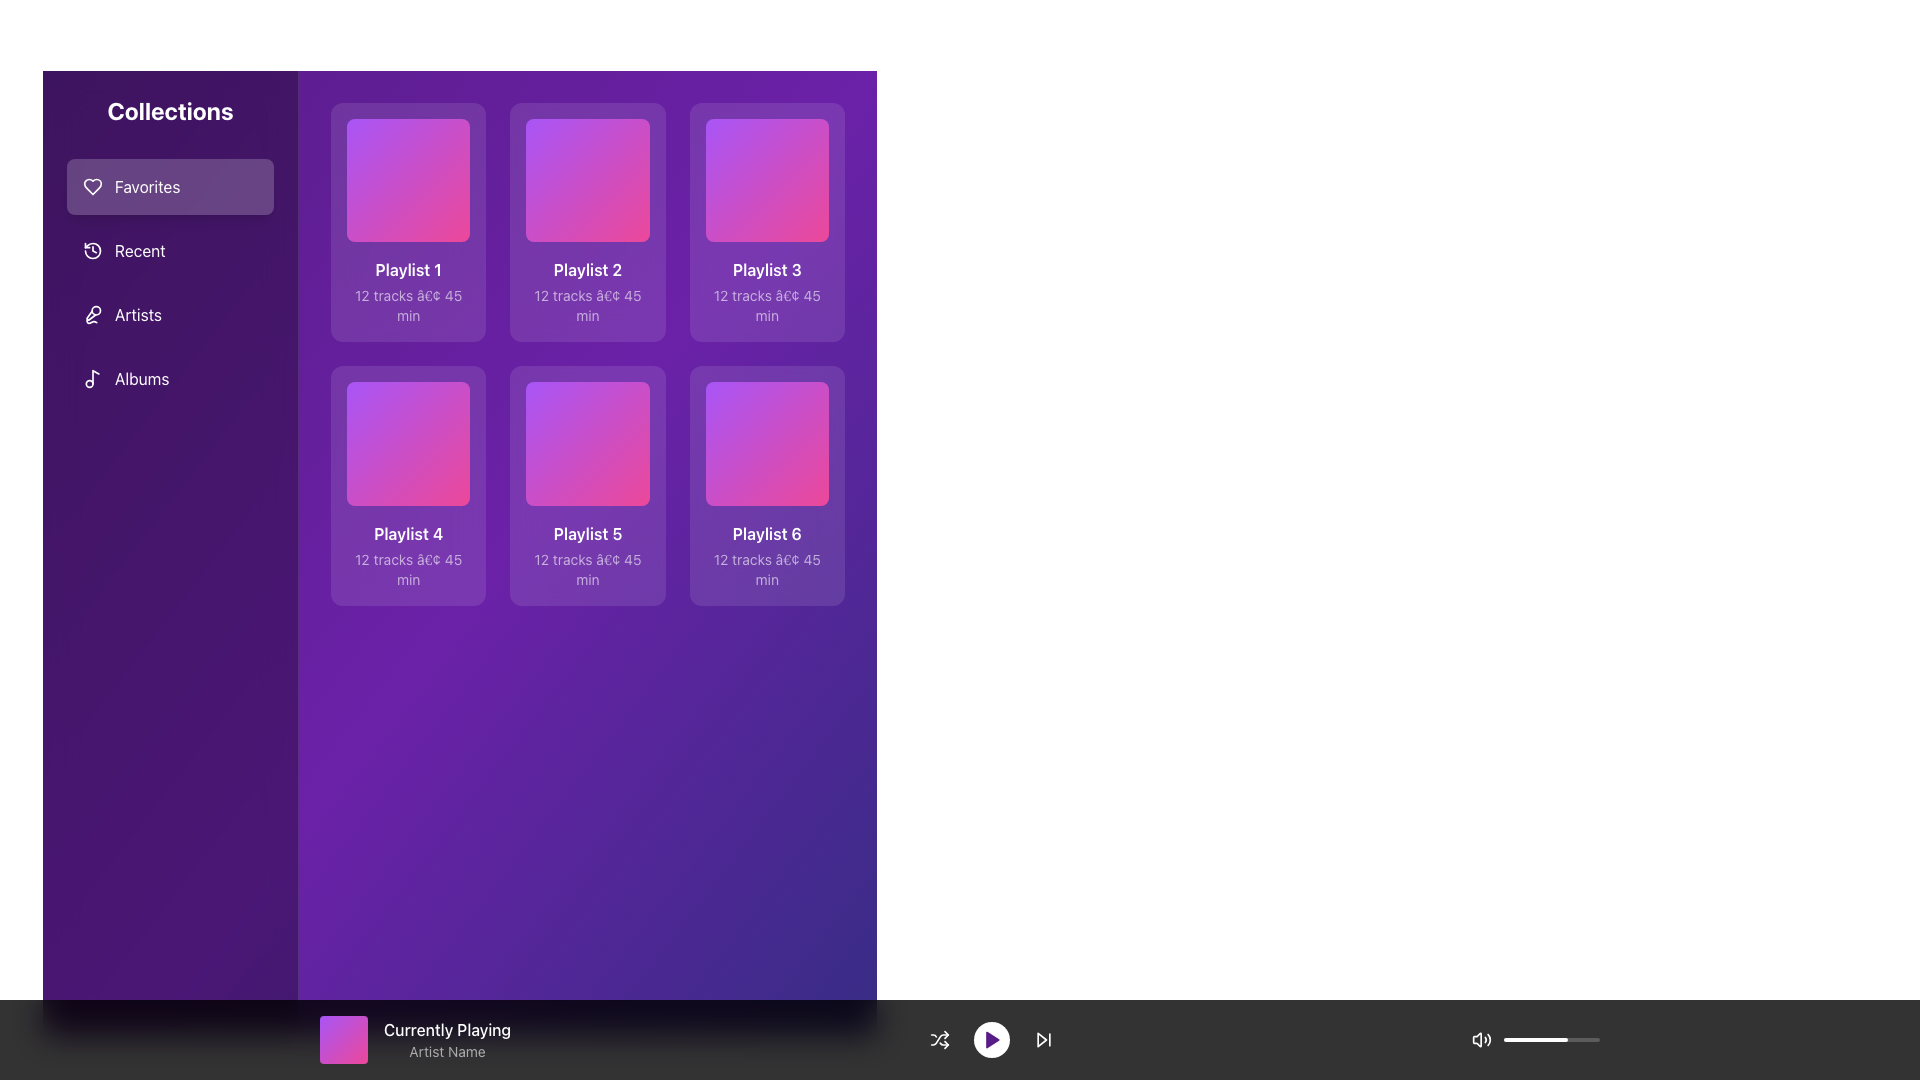 The image size is (1920, 1080). Describe the element at coordinates (1584, 1039) in the screenshot. I see `the volume` at that location.